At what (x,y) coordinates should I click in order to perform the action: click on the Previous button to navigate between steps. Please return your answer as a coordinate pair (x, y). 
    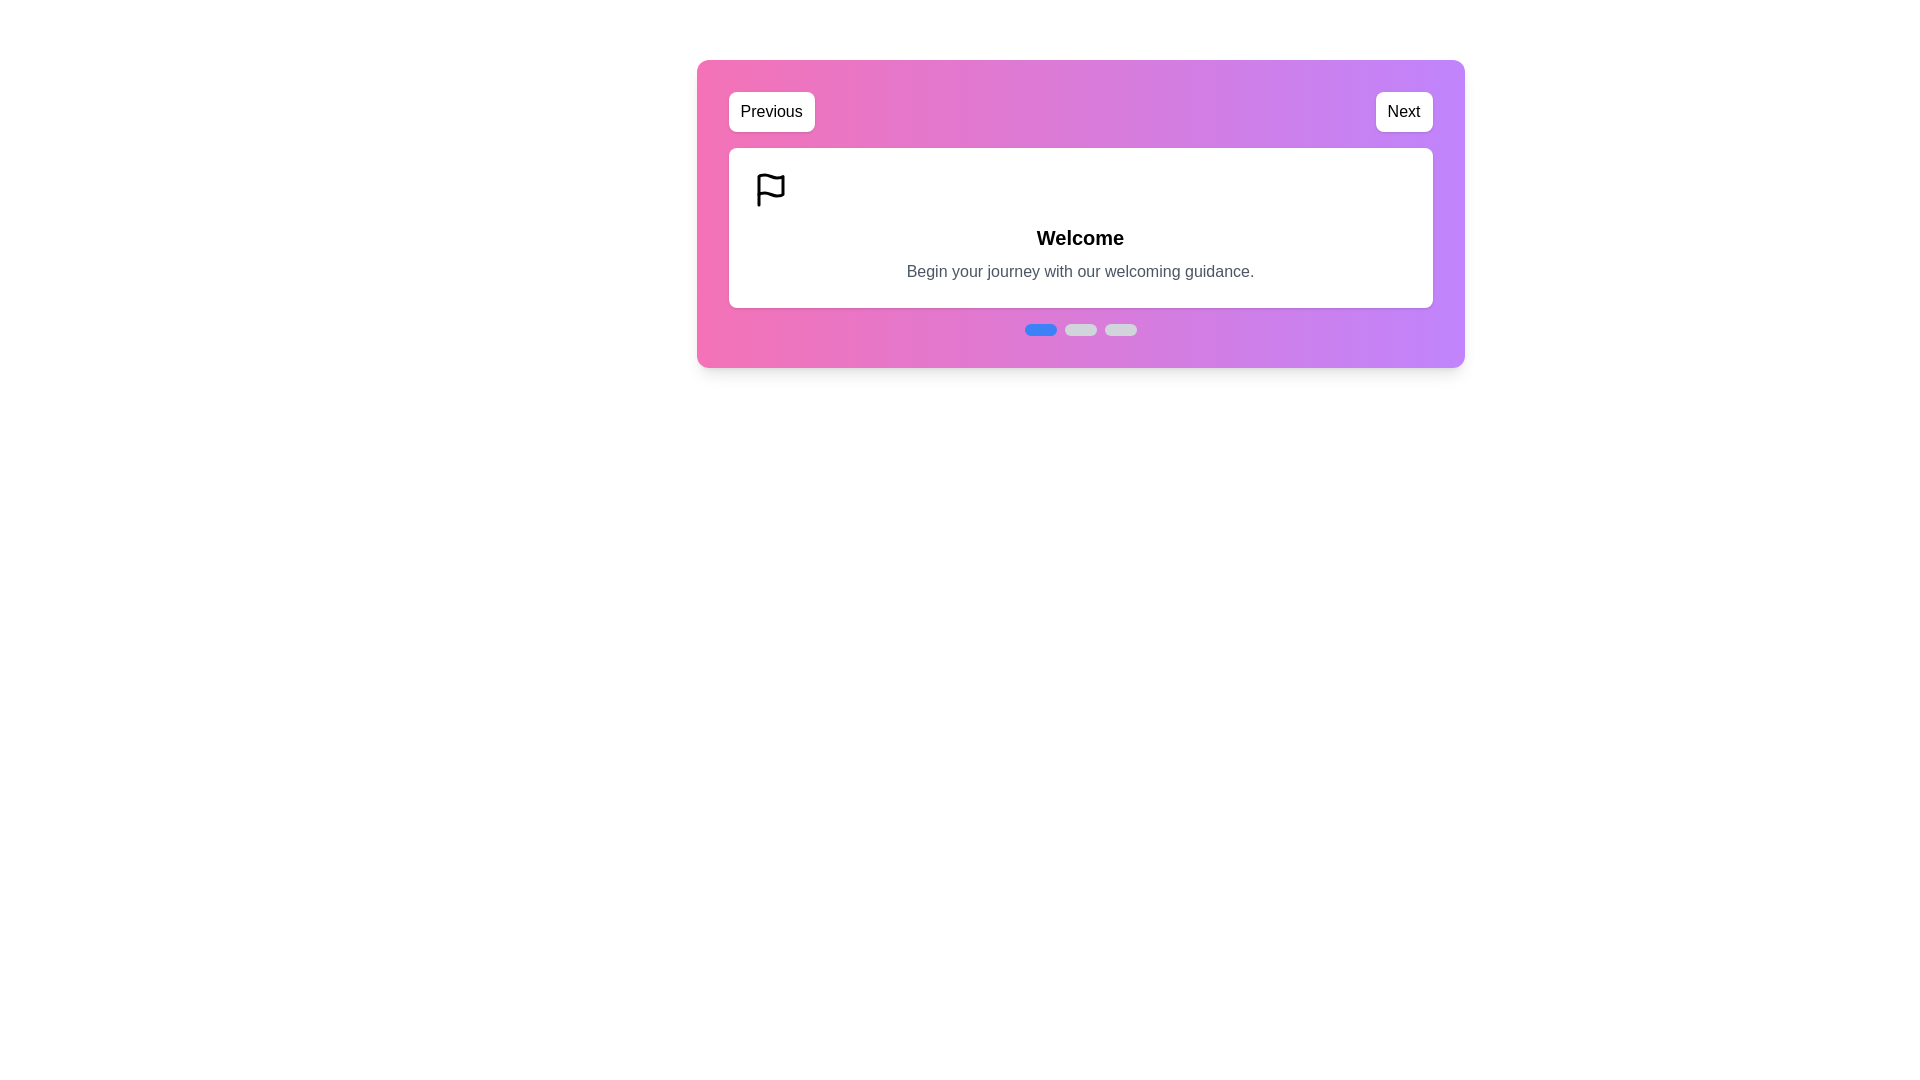
    Looking at the image, I should click on (770, 111).